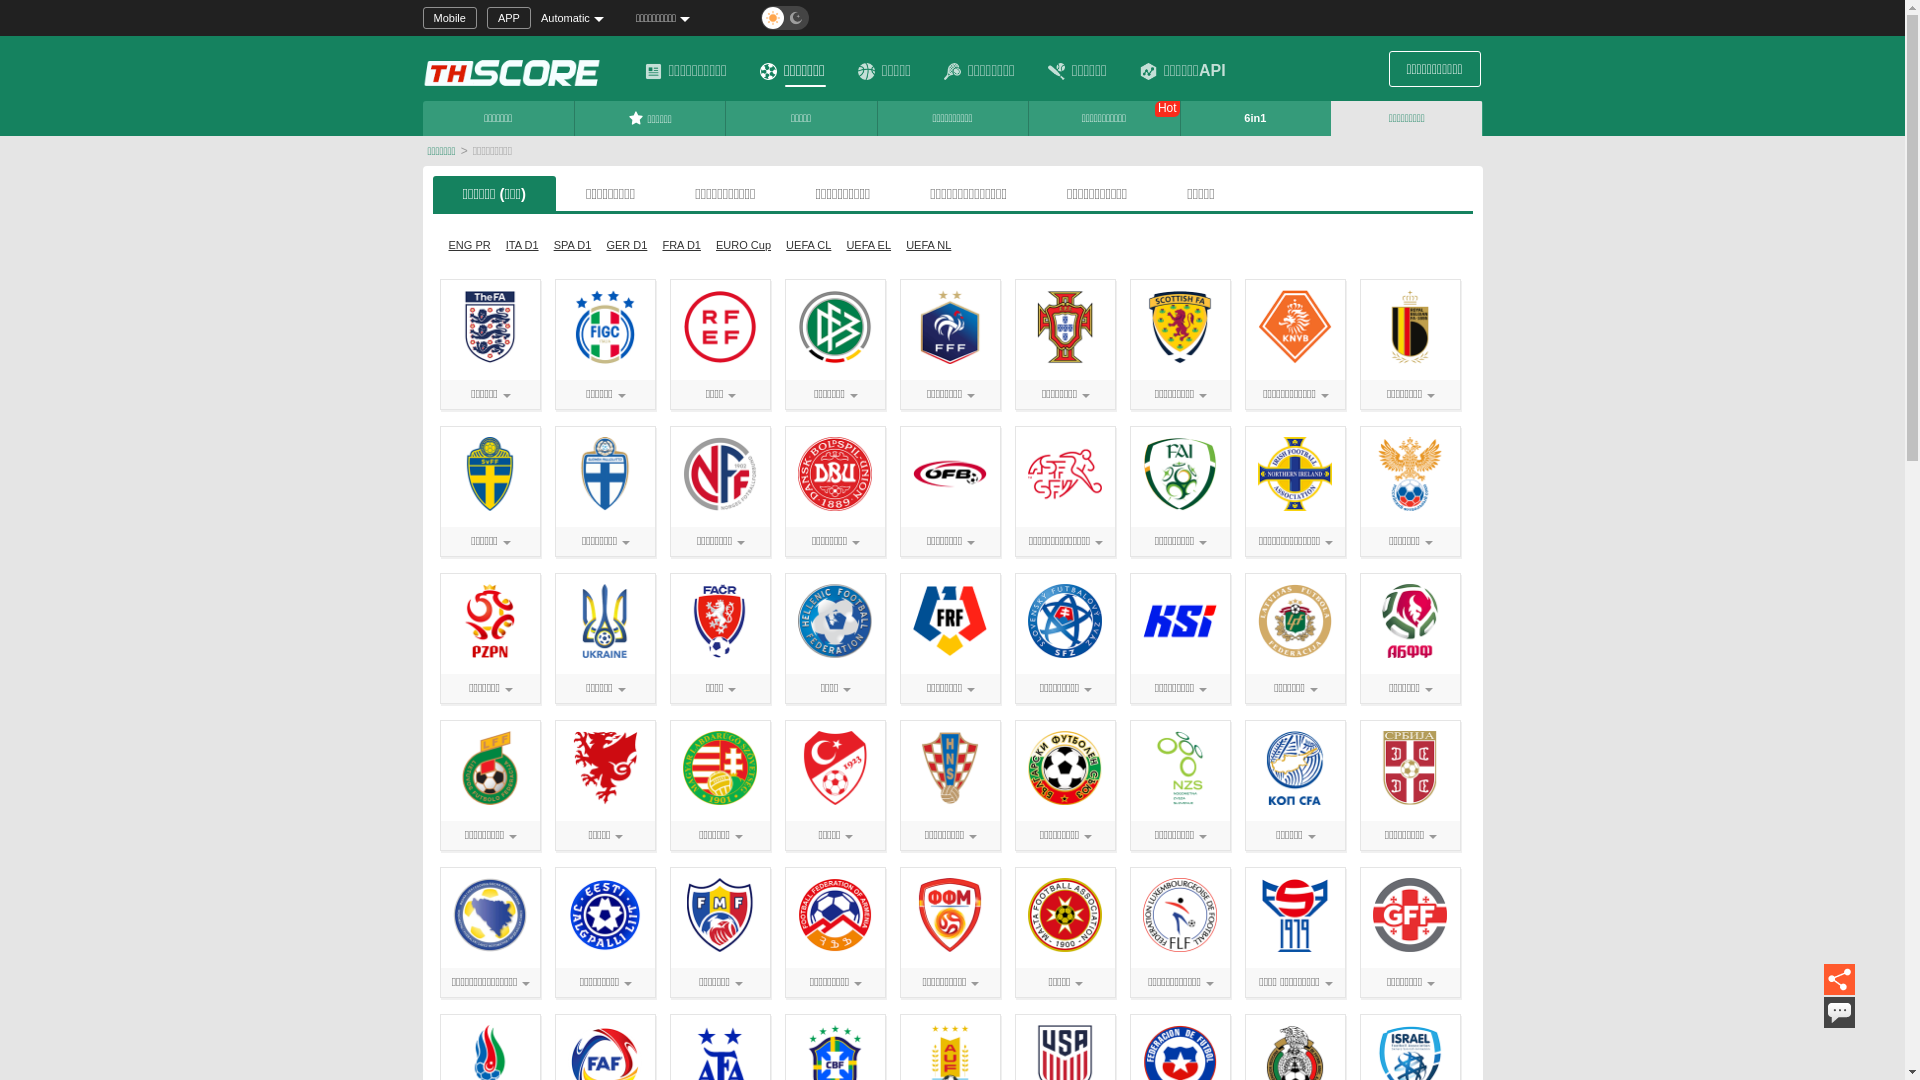 The height and width of the screenshot is (1080, 1920). What do you see at coordinates (710, 244) in the screenshot?
I see `'EURO Cup'` at bounding box center [710, 244].